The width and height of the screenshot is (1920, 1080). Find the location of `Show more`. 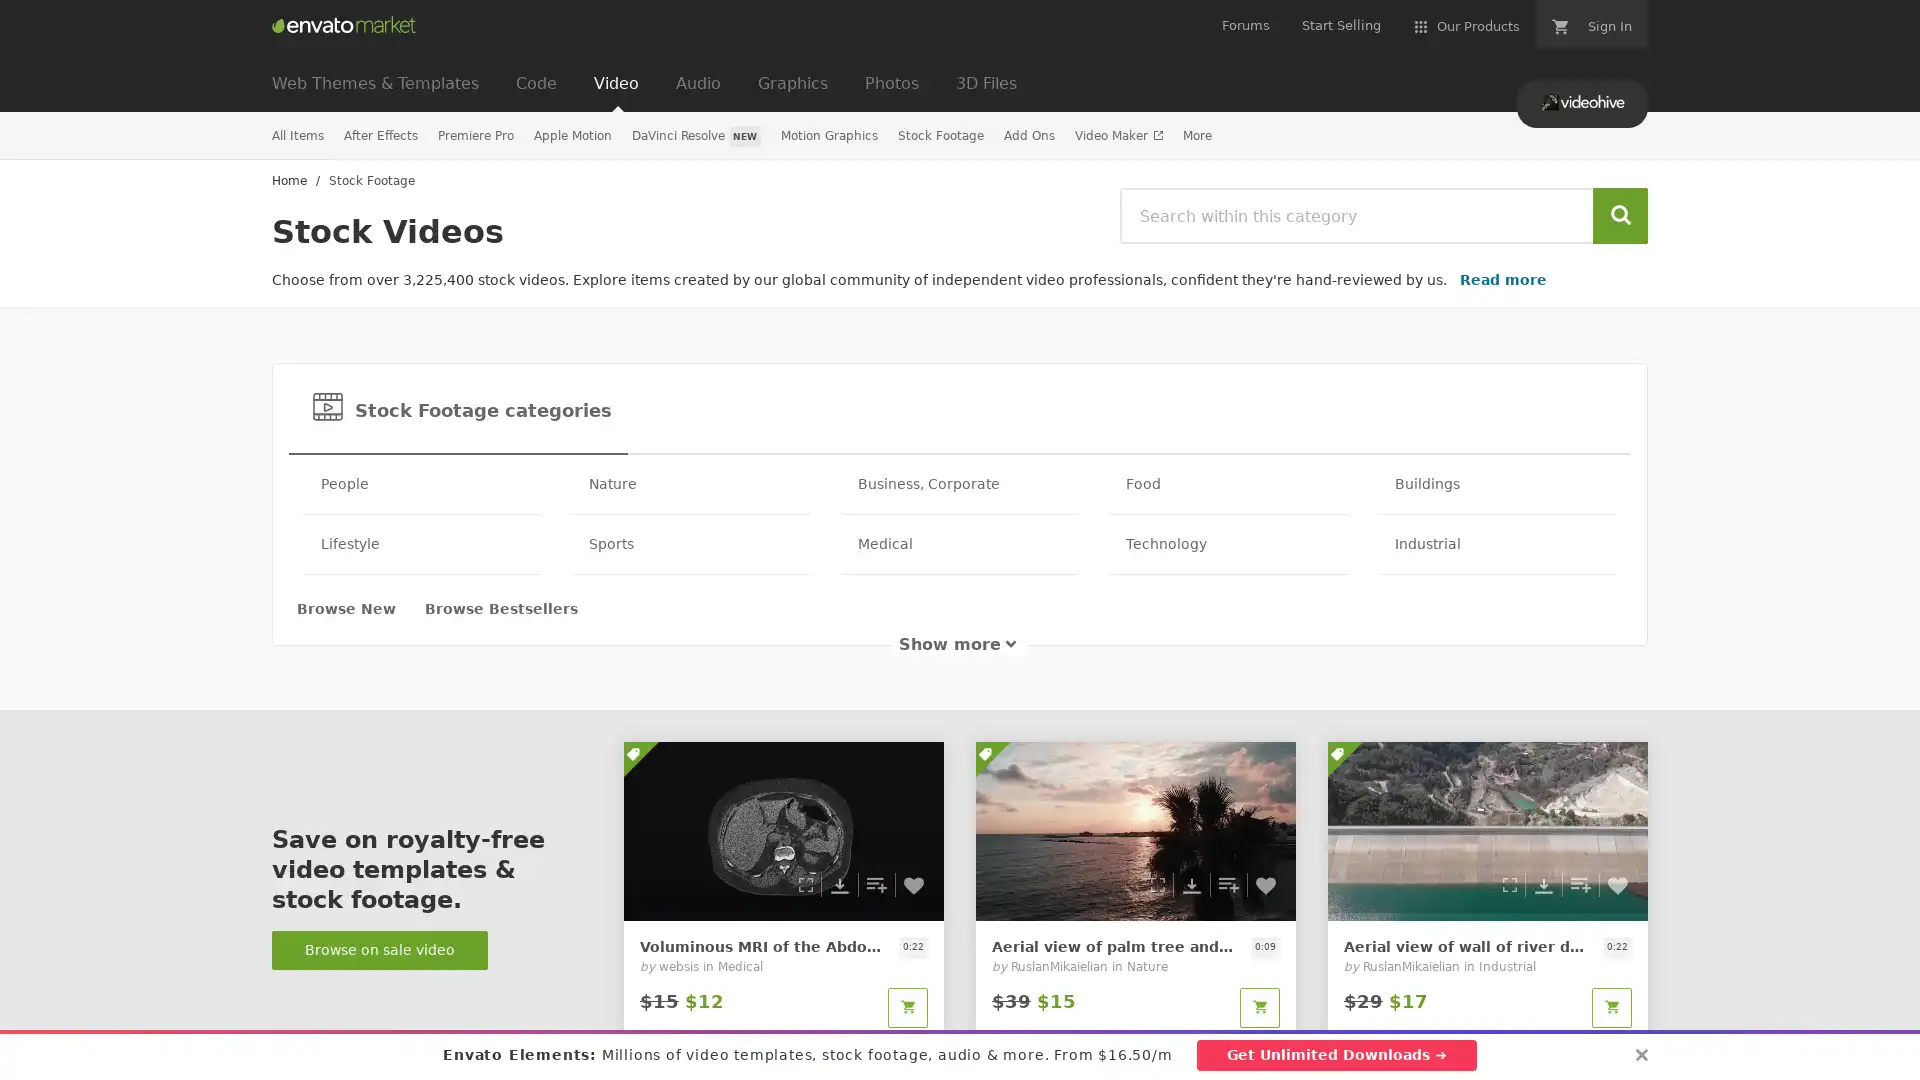

Show more is located at coordinates (960, 644).